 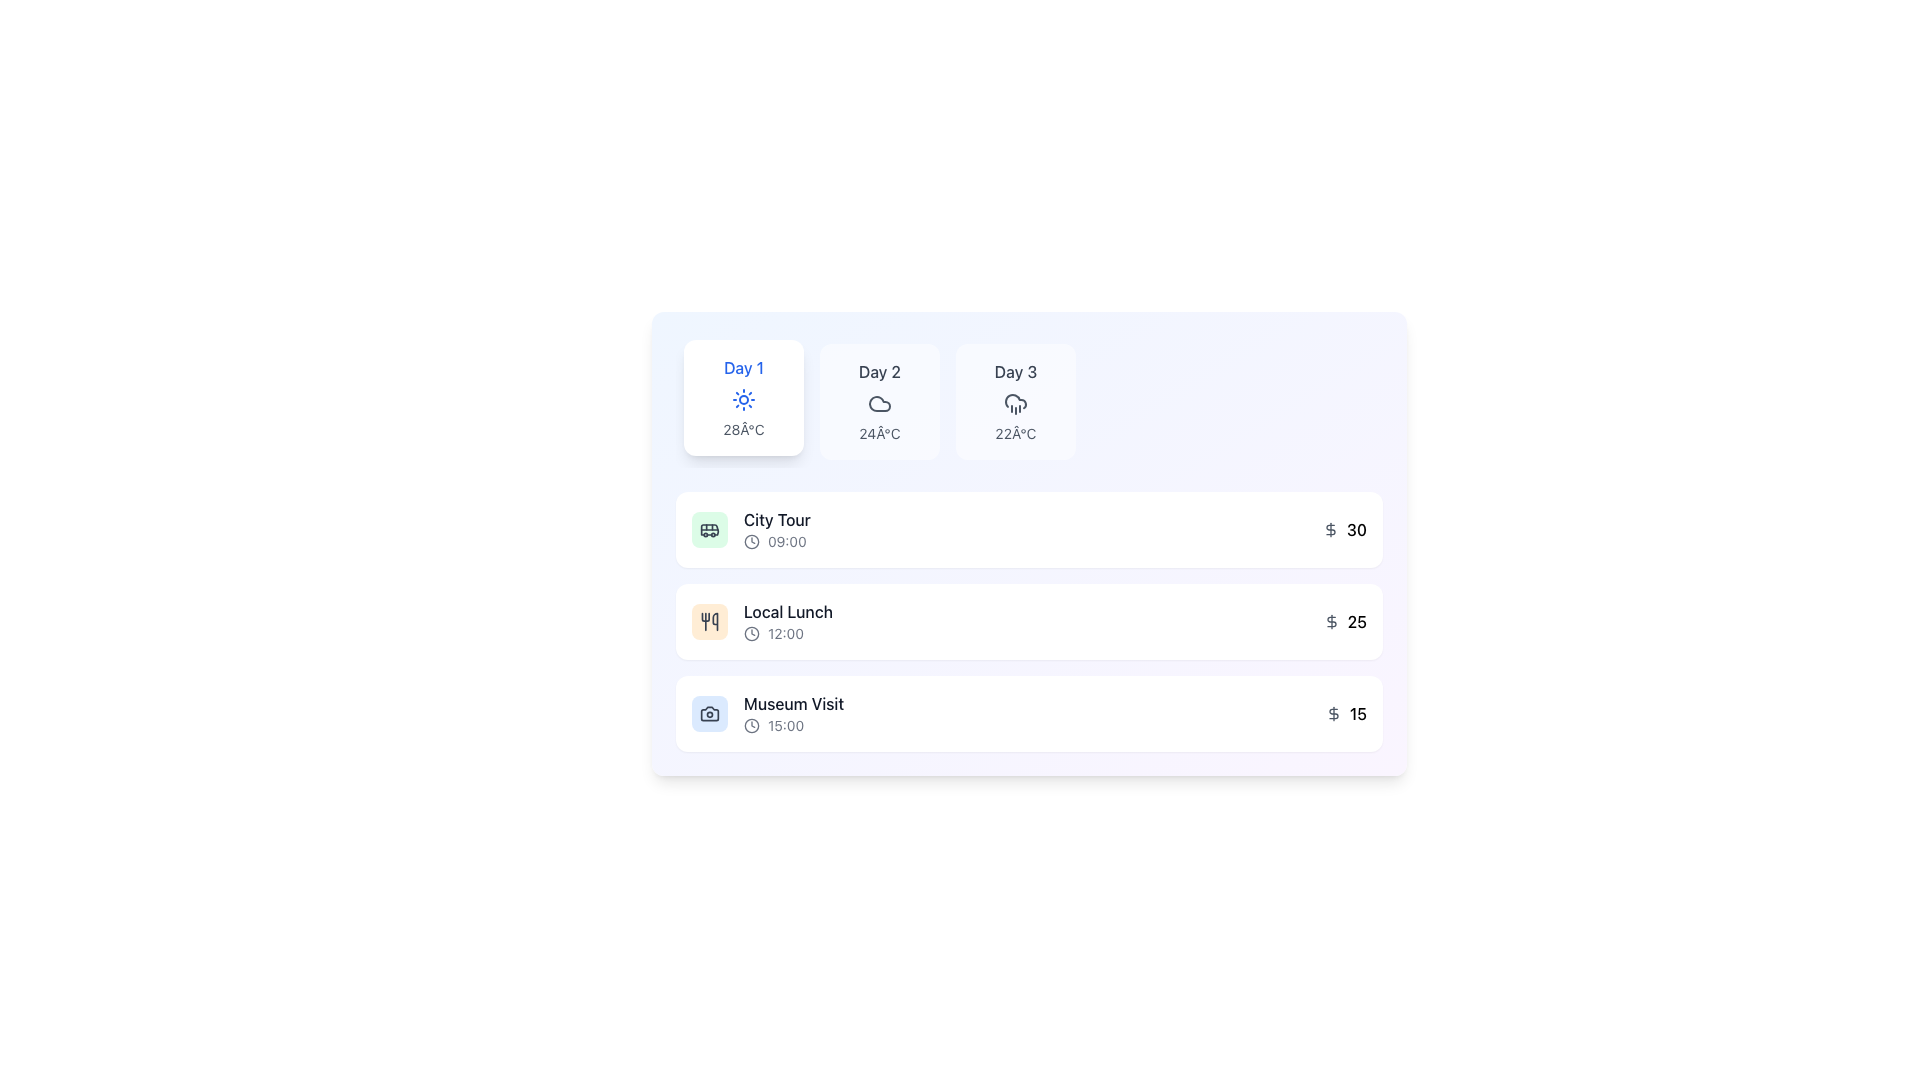 I want to click on the cloud icon with raindrops beneath it, located in the weather section's third day card, so click(x=1016, y=404).